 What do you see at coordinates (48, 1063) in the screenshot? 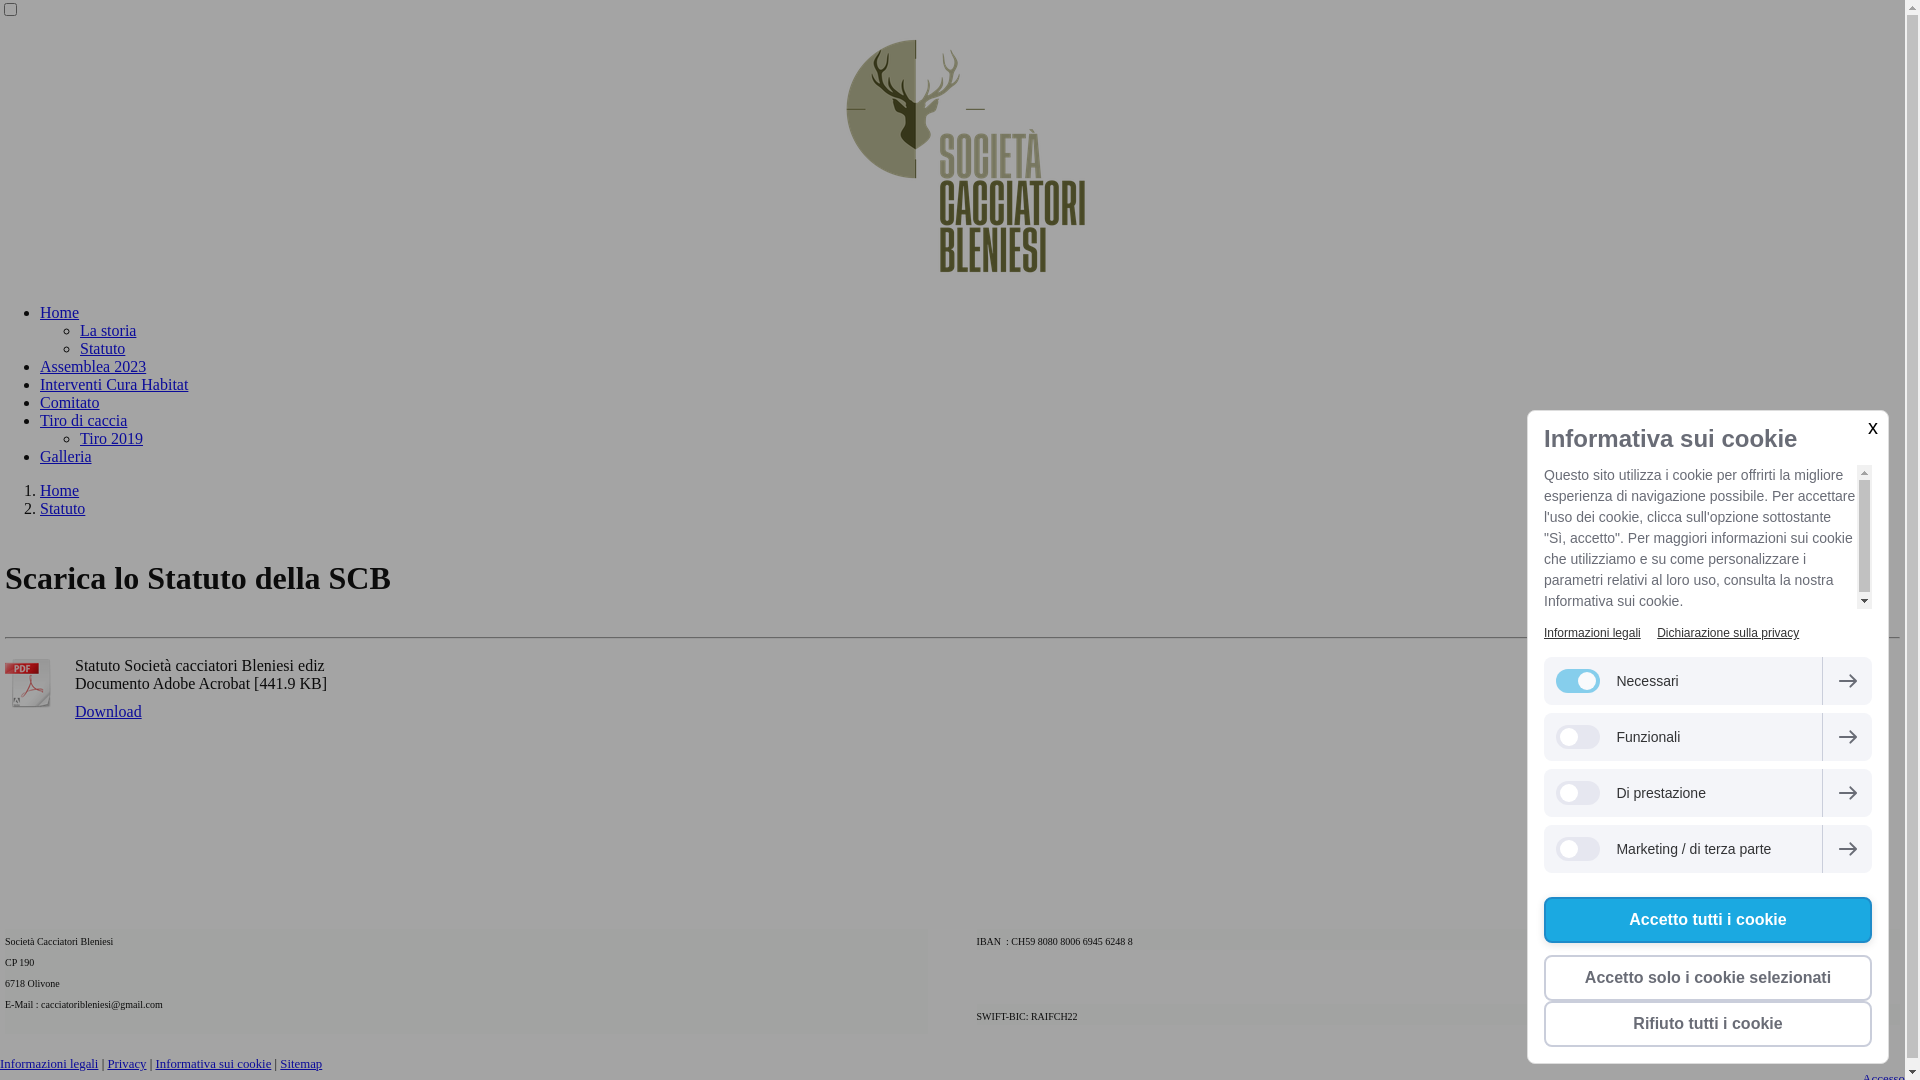
I see `'Informazioni legali'` at bounding box center [48, 1063].